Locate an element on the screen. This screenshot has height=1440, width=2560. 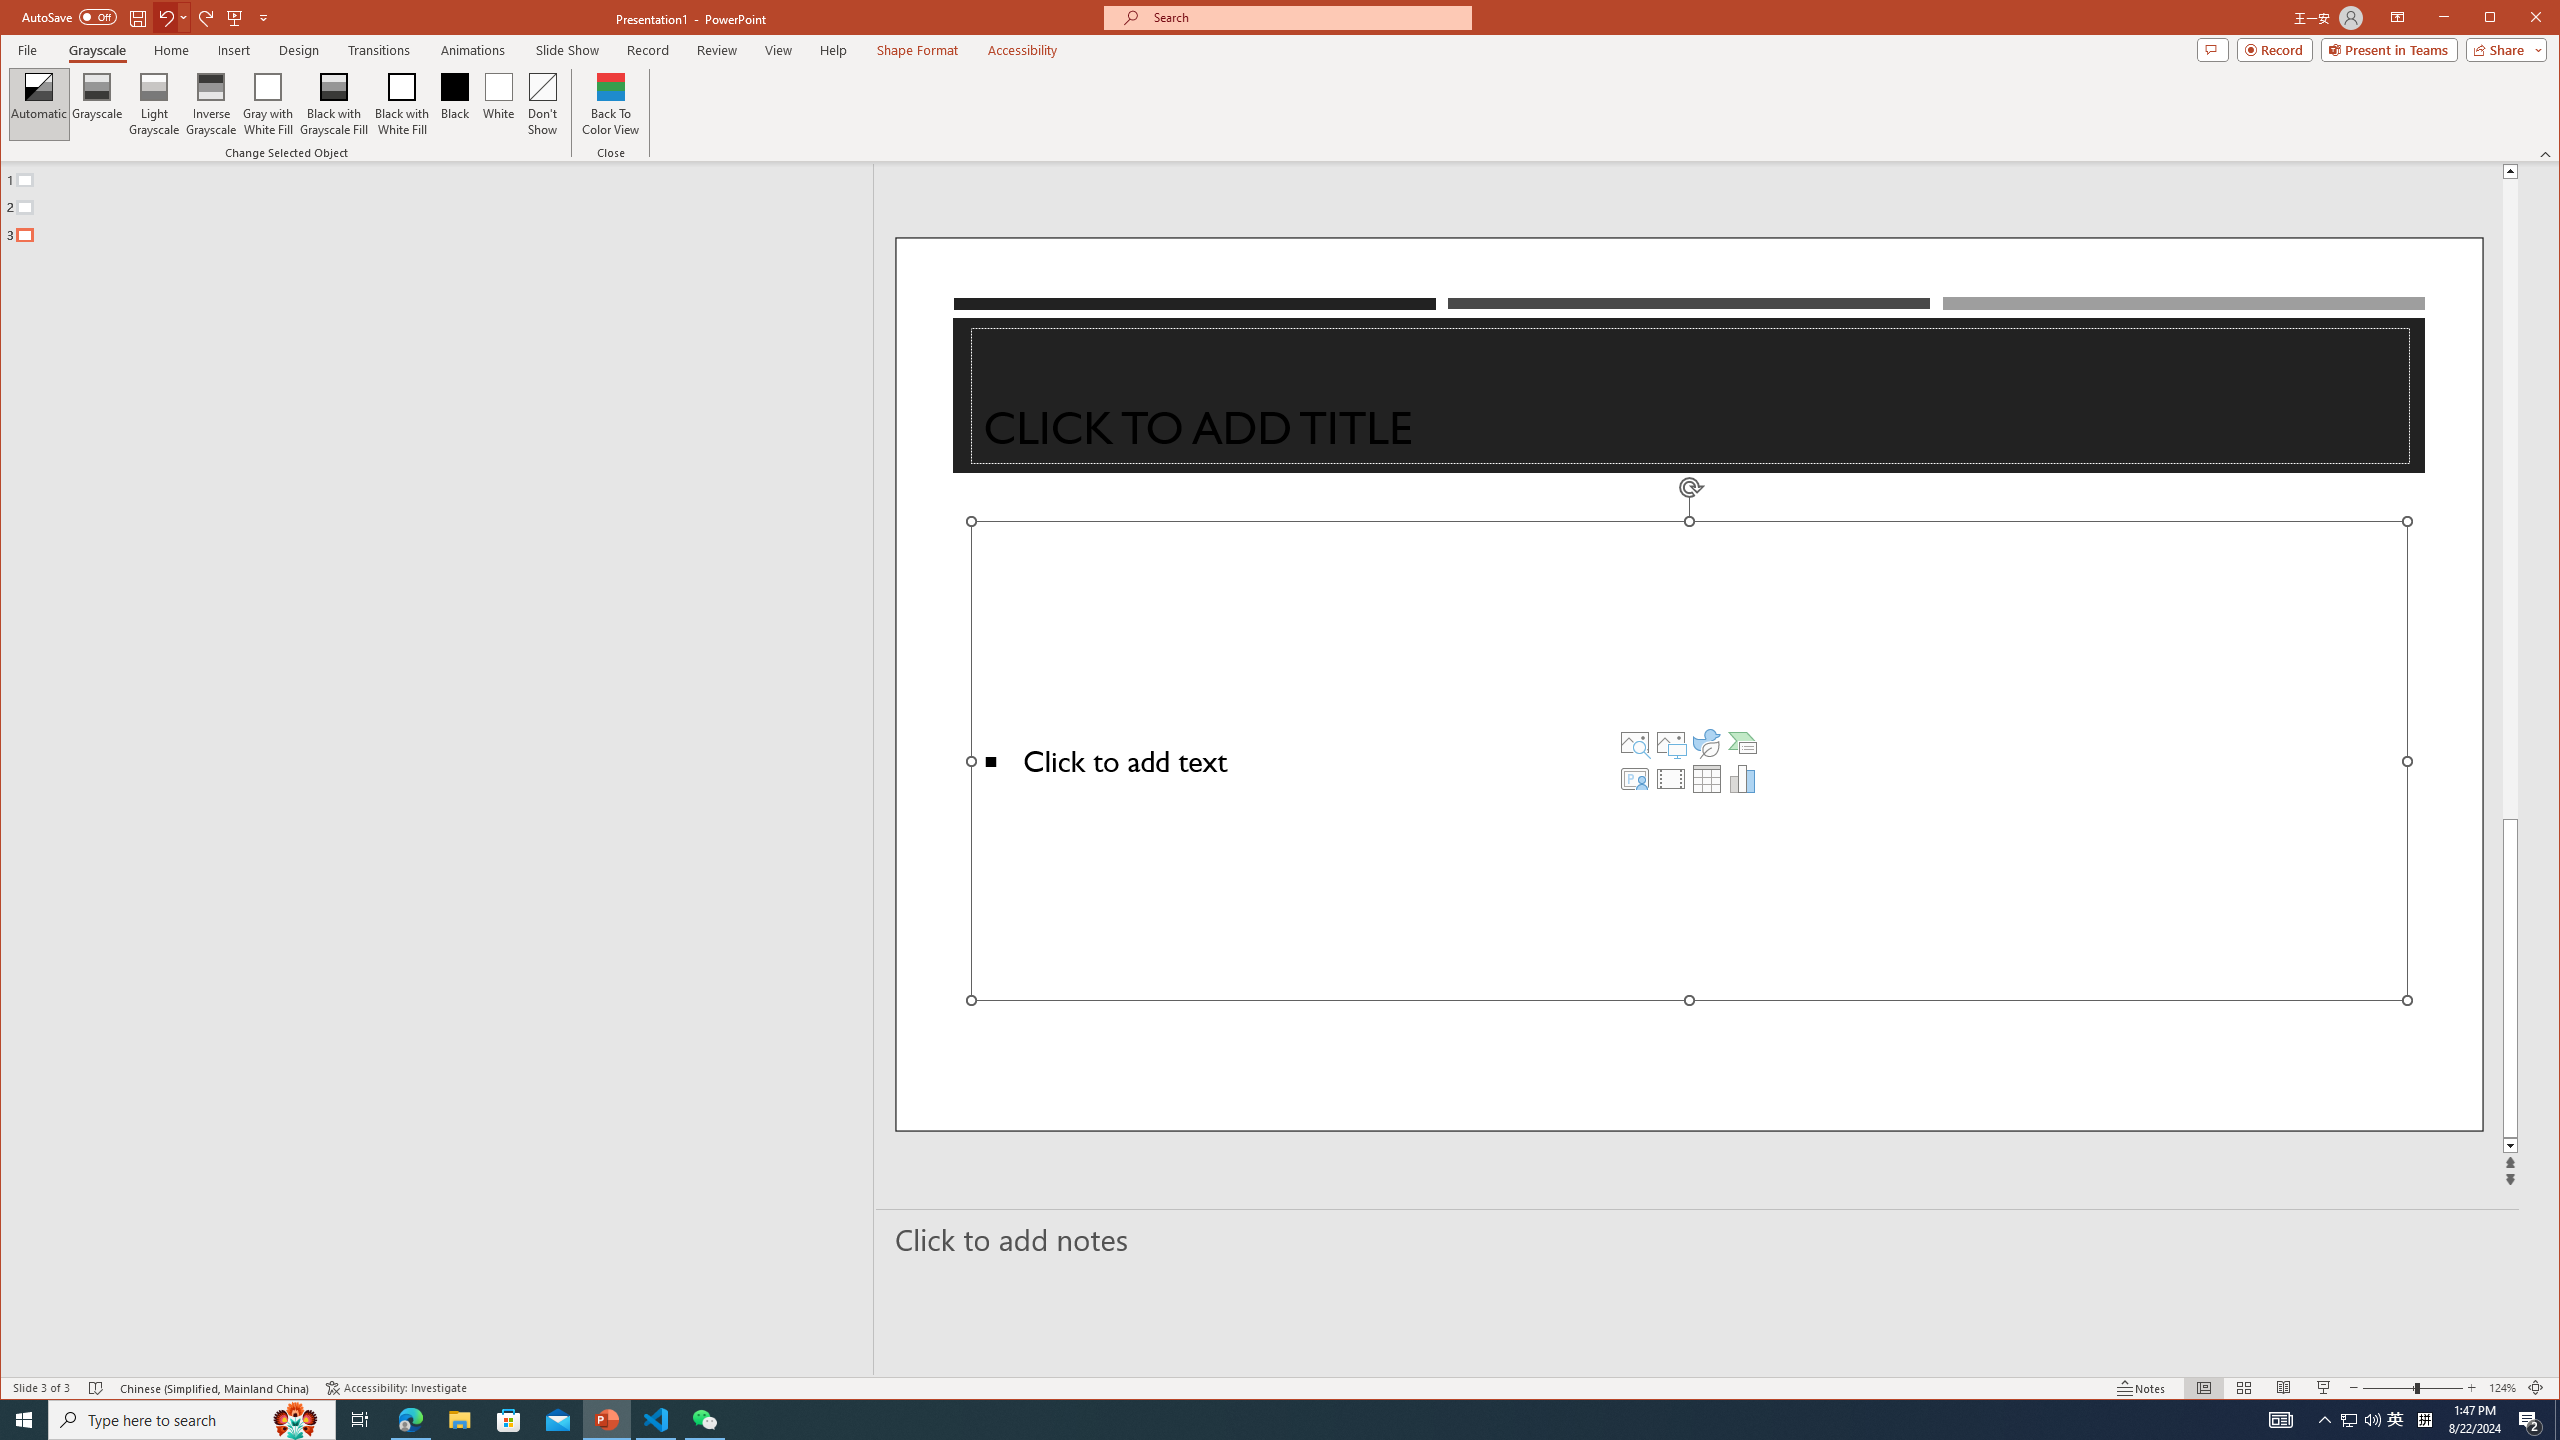
'Insert an Icon' is located at coordinates (1707, 742).